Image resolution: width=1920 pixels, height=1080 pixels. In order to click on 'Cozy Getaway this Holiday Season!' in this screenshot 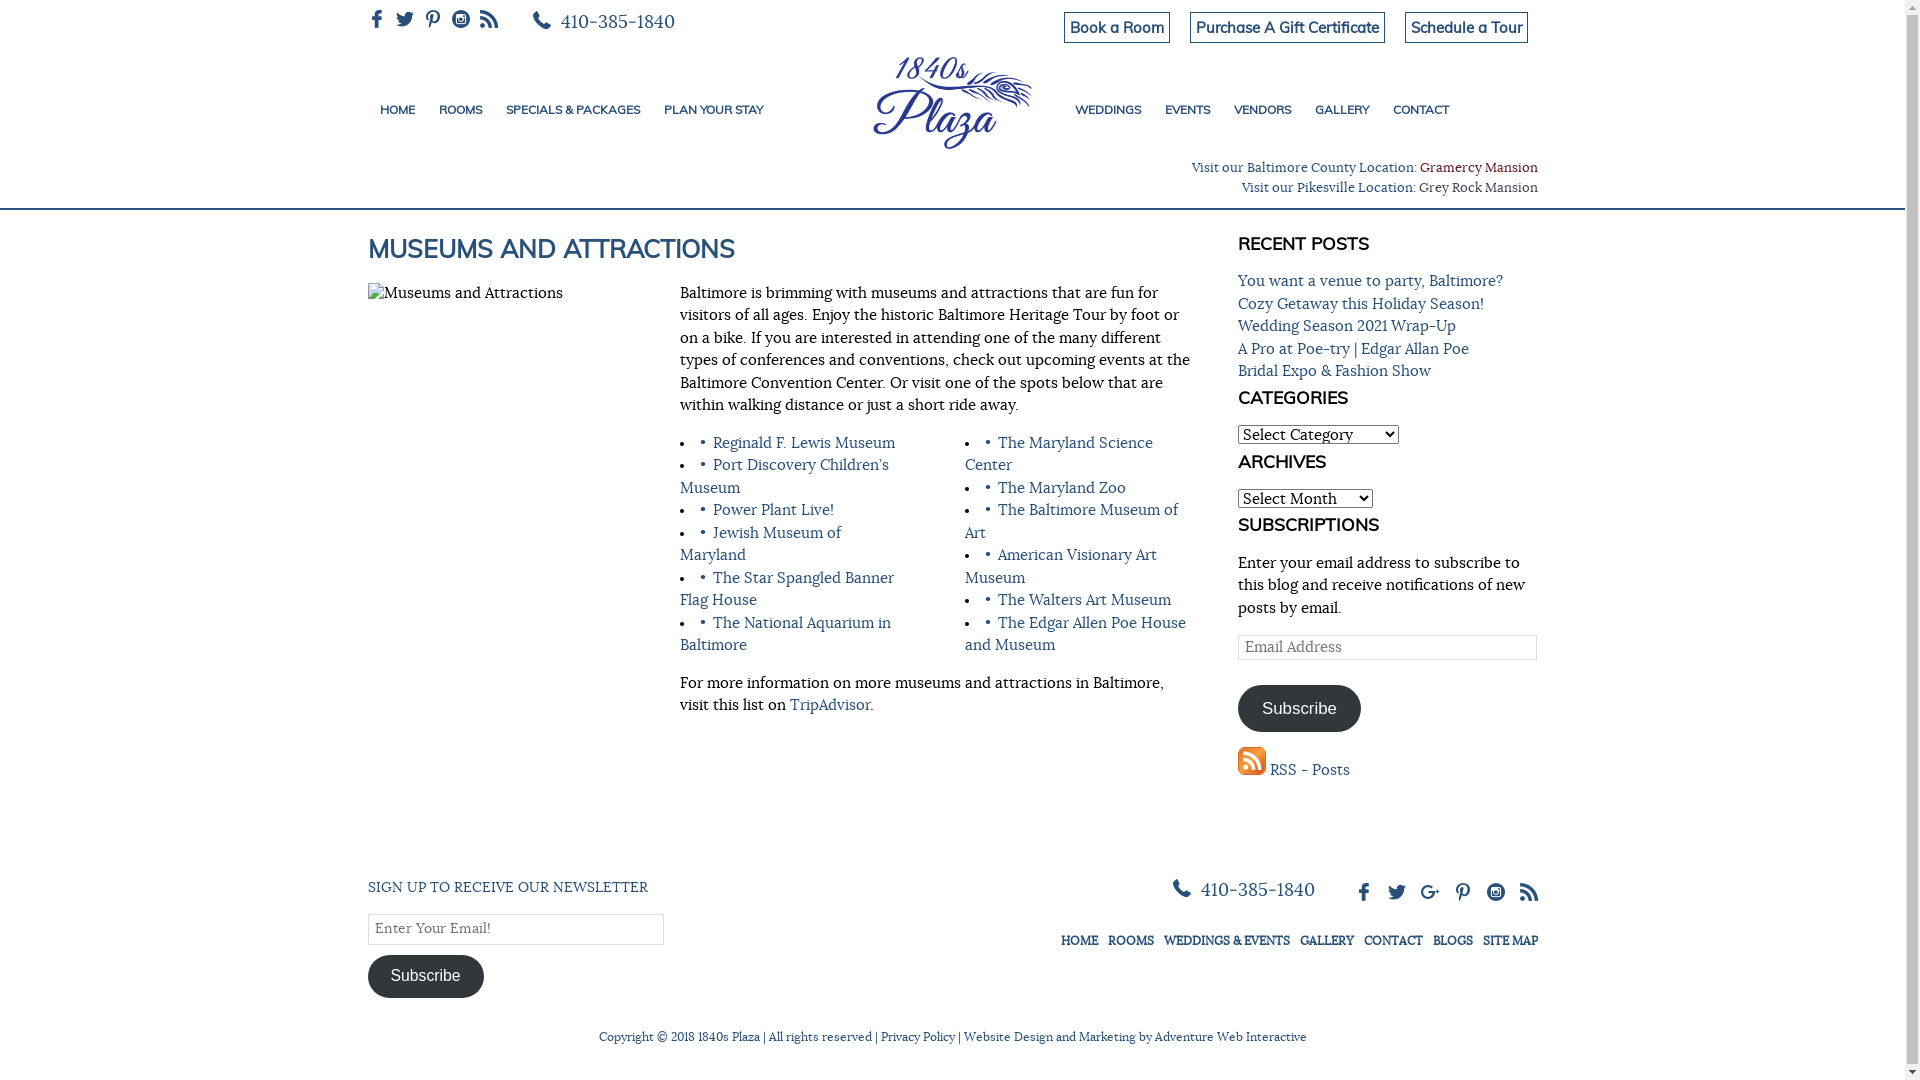, I will do `click(1360, 304)`.